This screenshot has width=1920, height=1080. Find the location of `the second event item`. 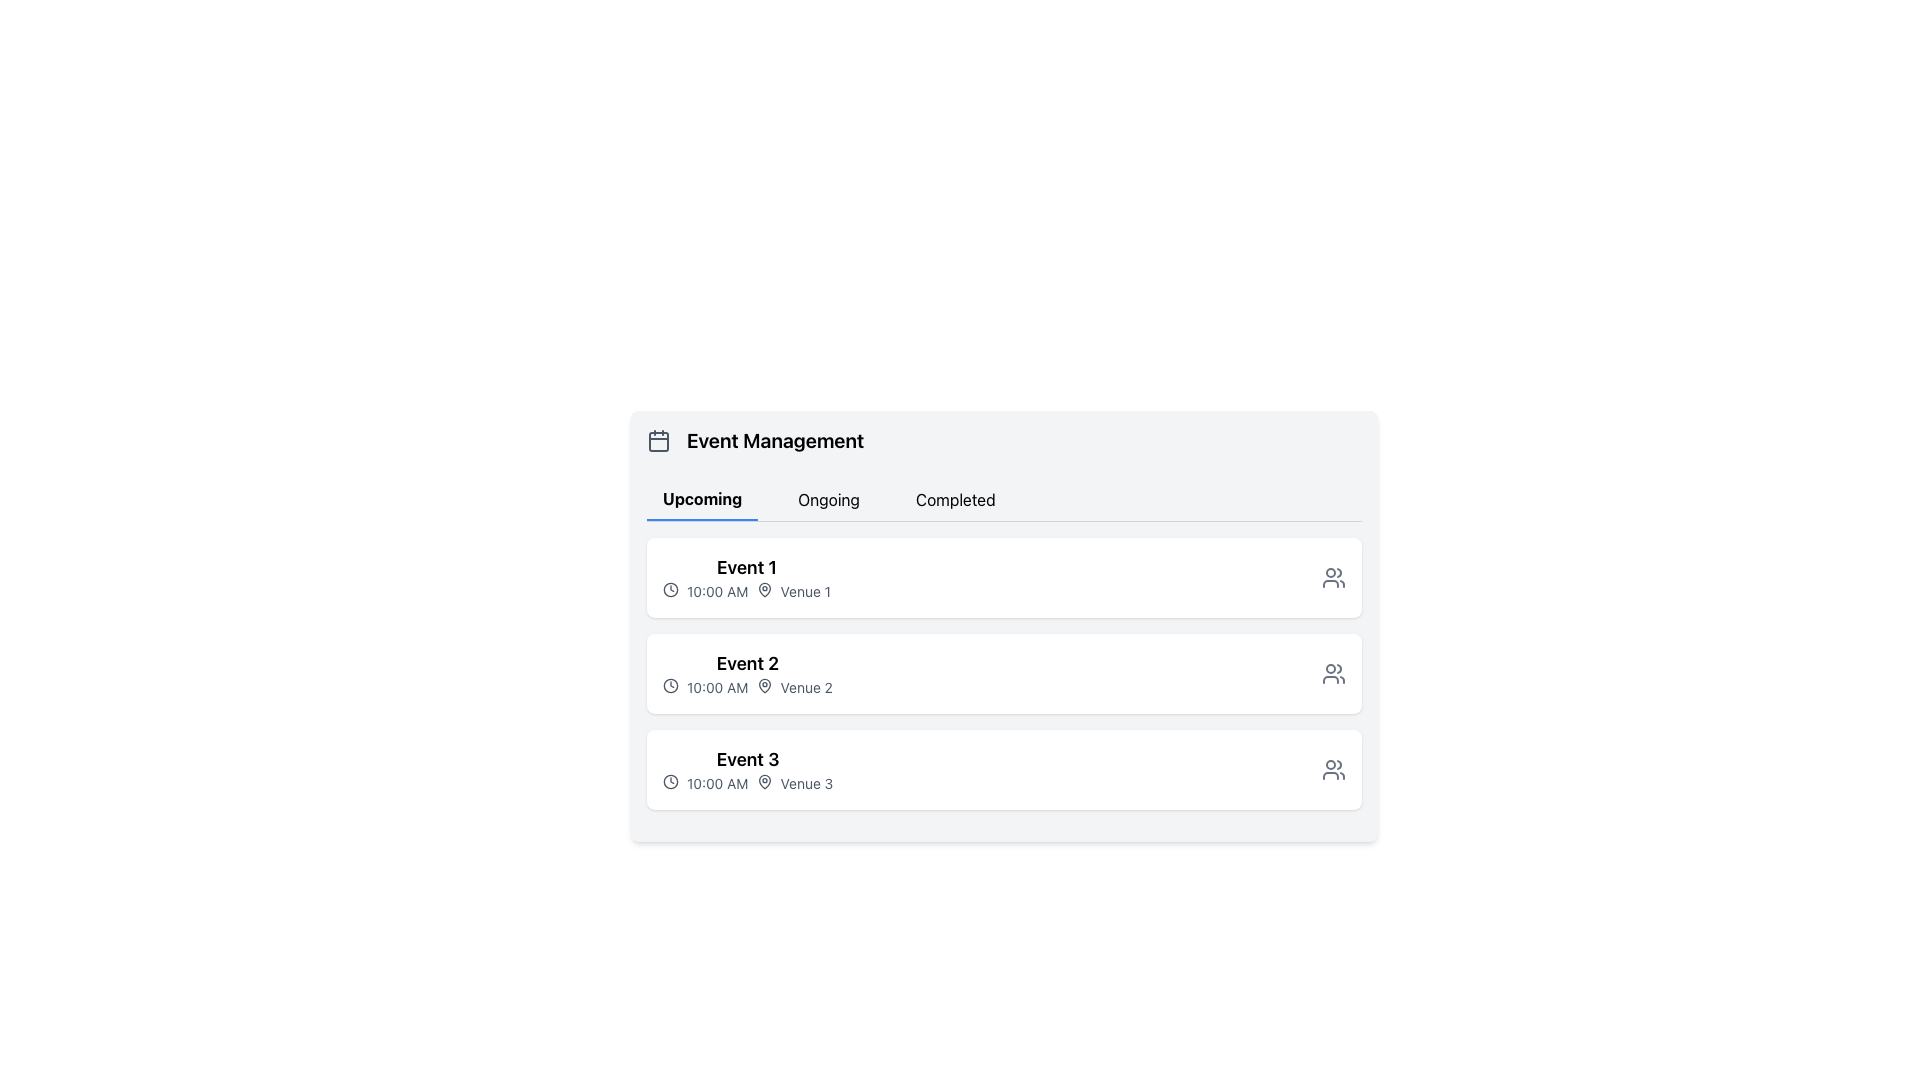

the second event item is located at coordinates (1004, 674).